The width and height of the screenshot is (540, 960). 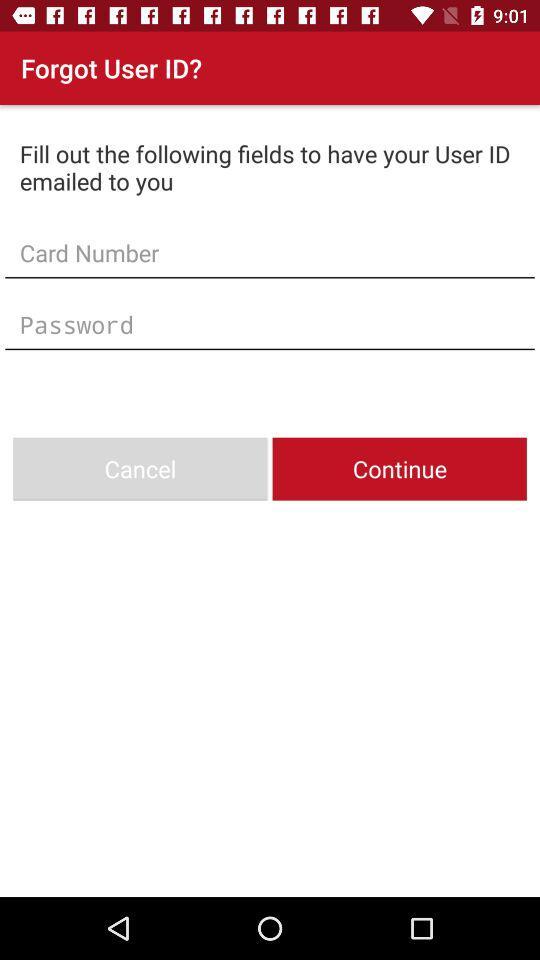 What do you see at coordinates (270, 324) in the screenshot?
I see `item at the center` at bounding box center [270, 324].